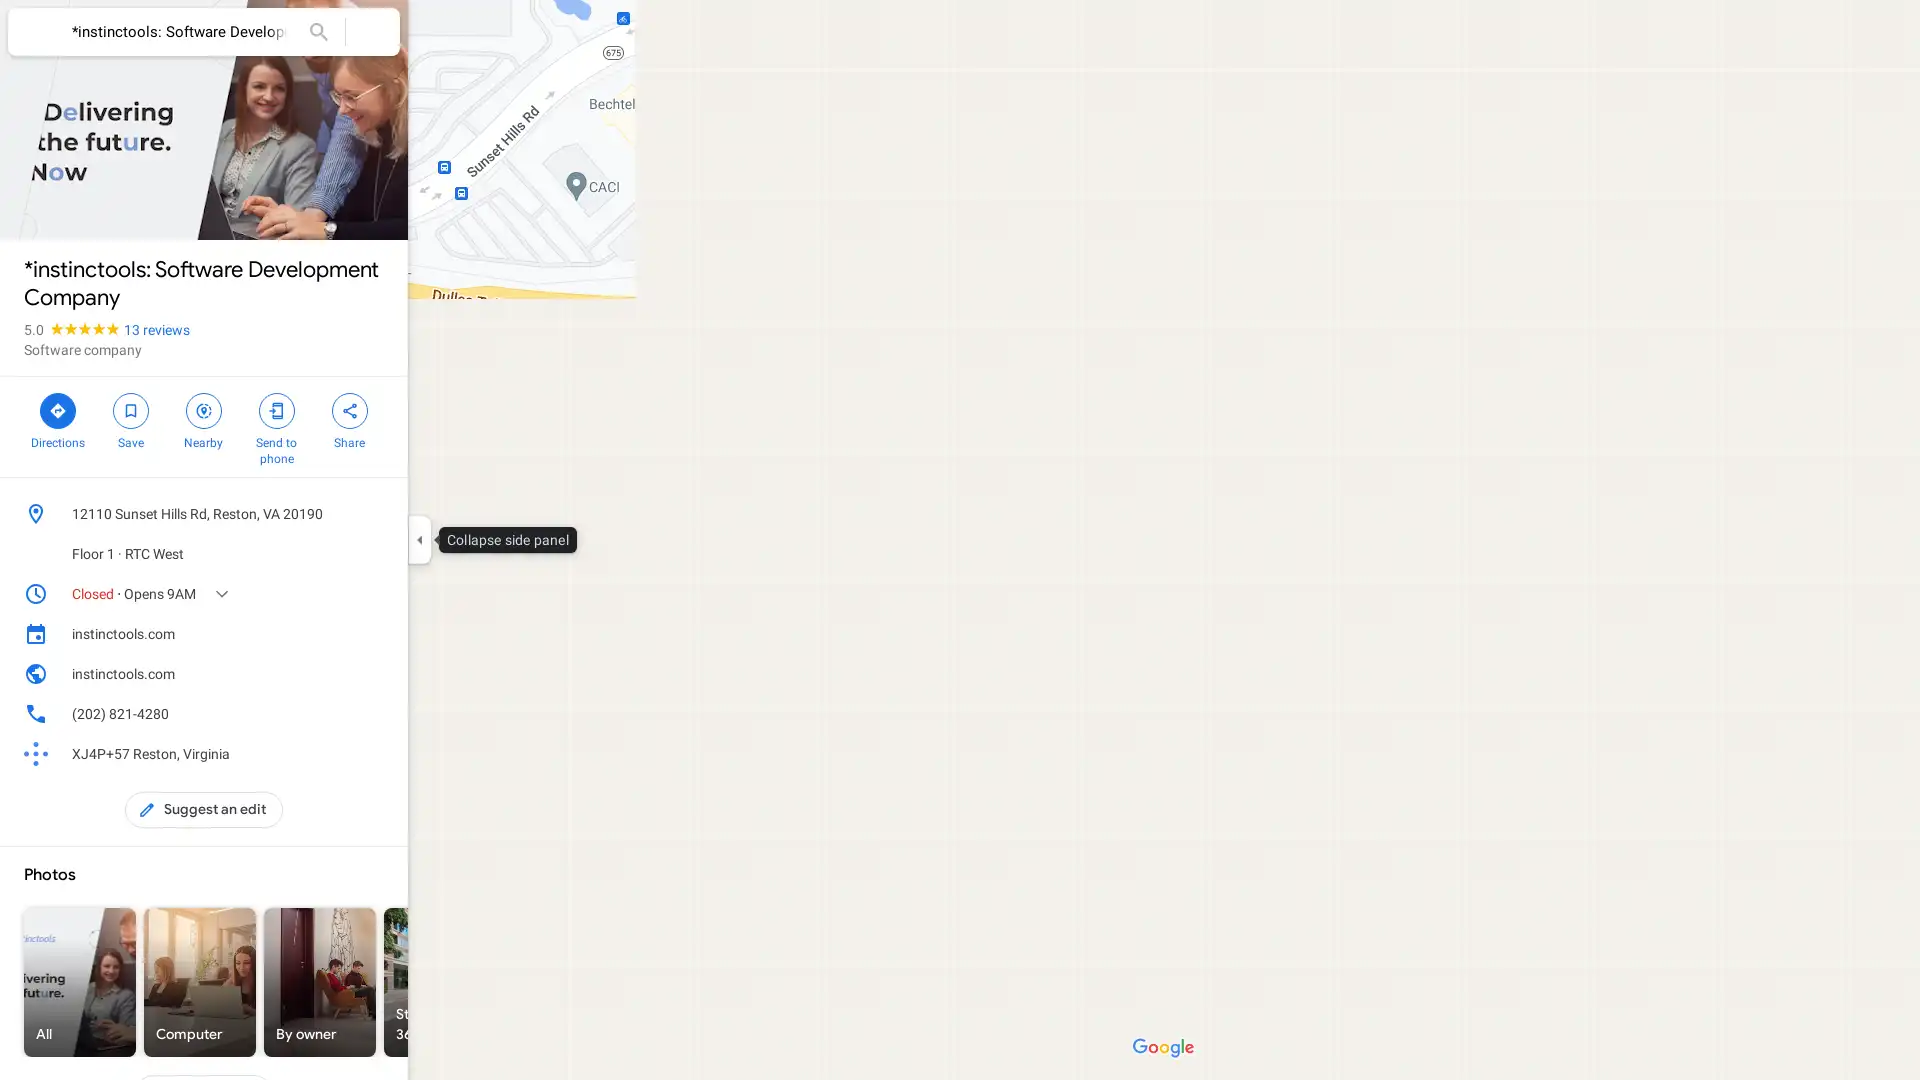 The width and height of the screenshot is (1920, 1080). Describe the element at coordinates (156, 329) in the screenshot. I see `13 reviews` at that location.